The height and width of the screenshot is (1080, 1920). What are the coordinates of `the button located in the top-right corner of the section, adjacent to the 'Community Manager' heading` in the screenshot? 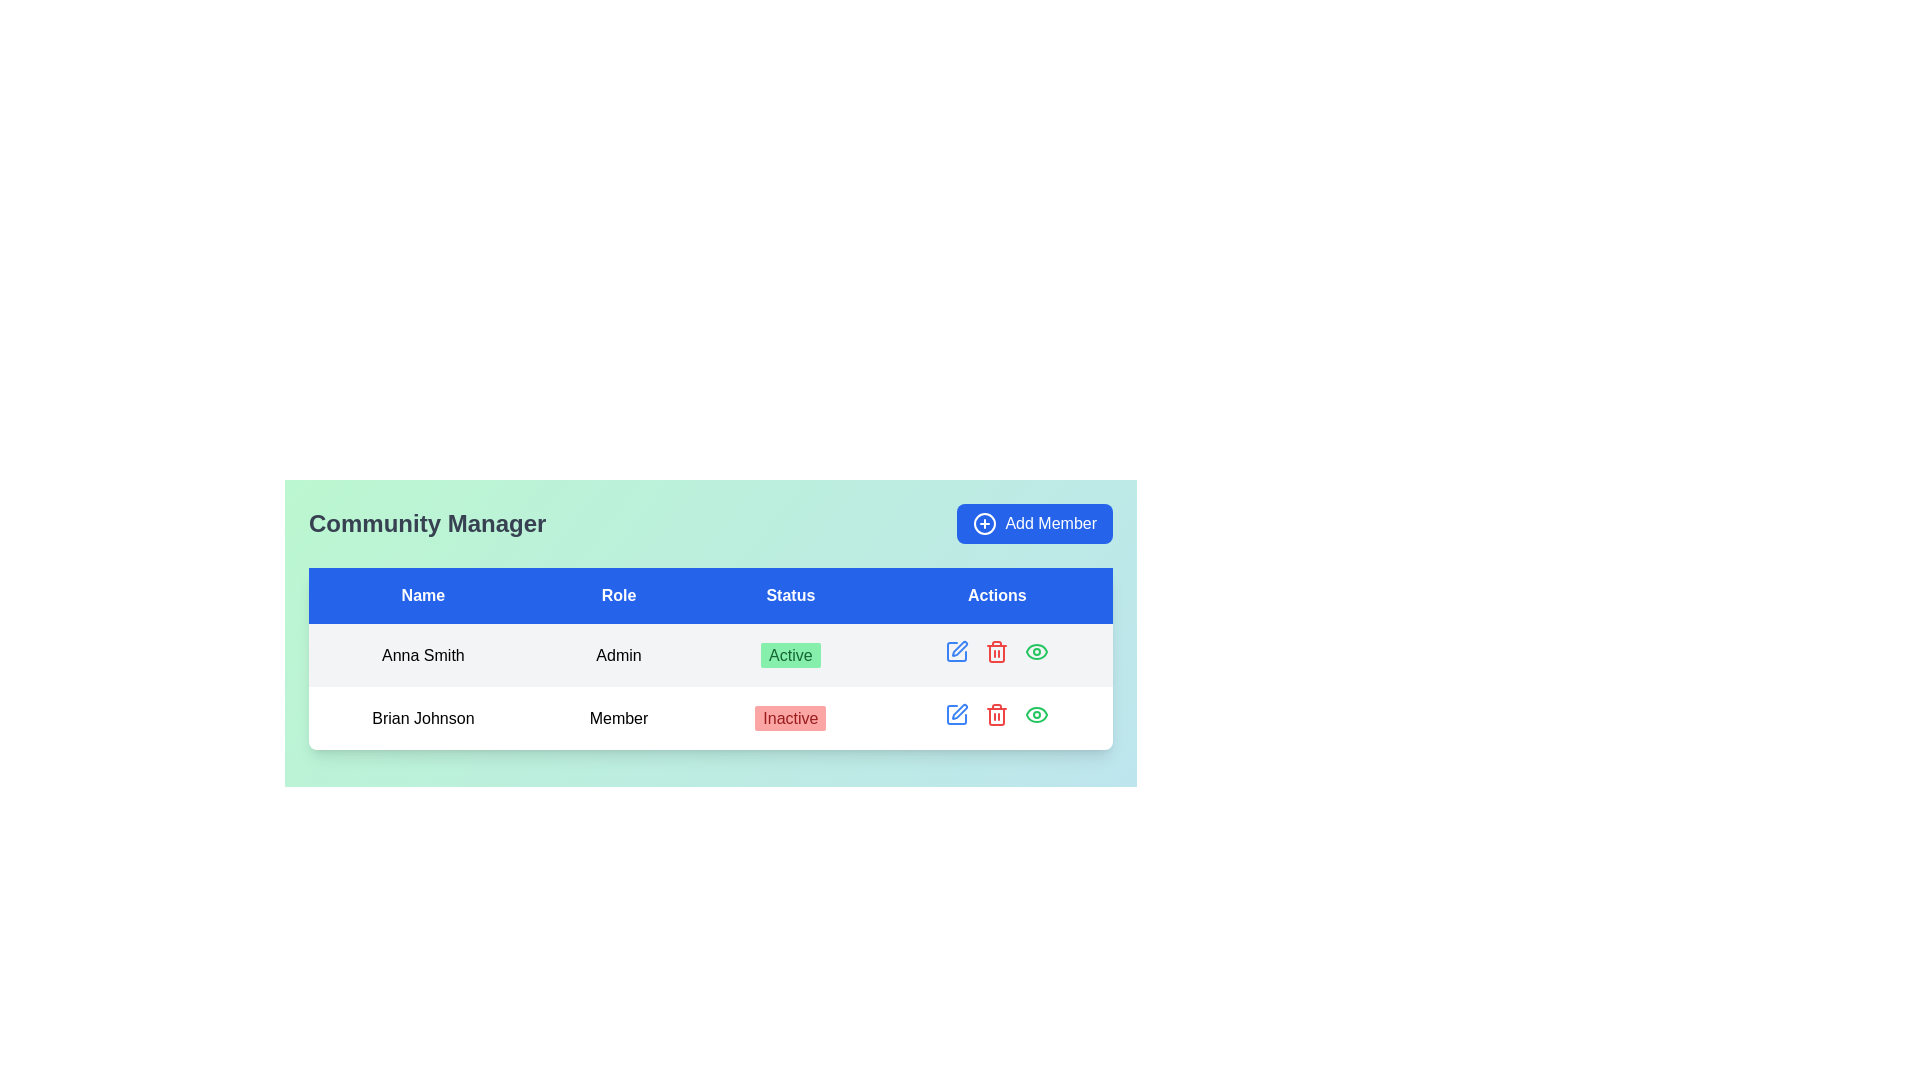 It's located at (1035, 523).